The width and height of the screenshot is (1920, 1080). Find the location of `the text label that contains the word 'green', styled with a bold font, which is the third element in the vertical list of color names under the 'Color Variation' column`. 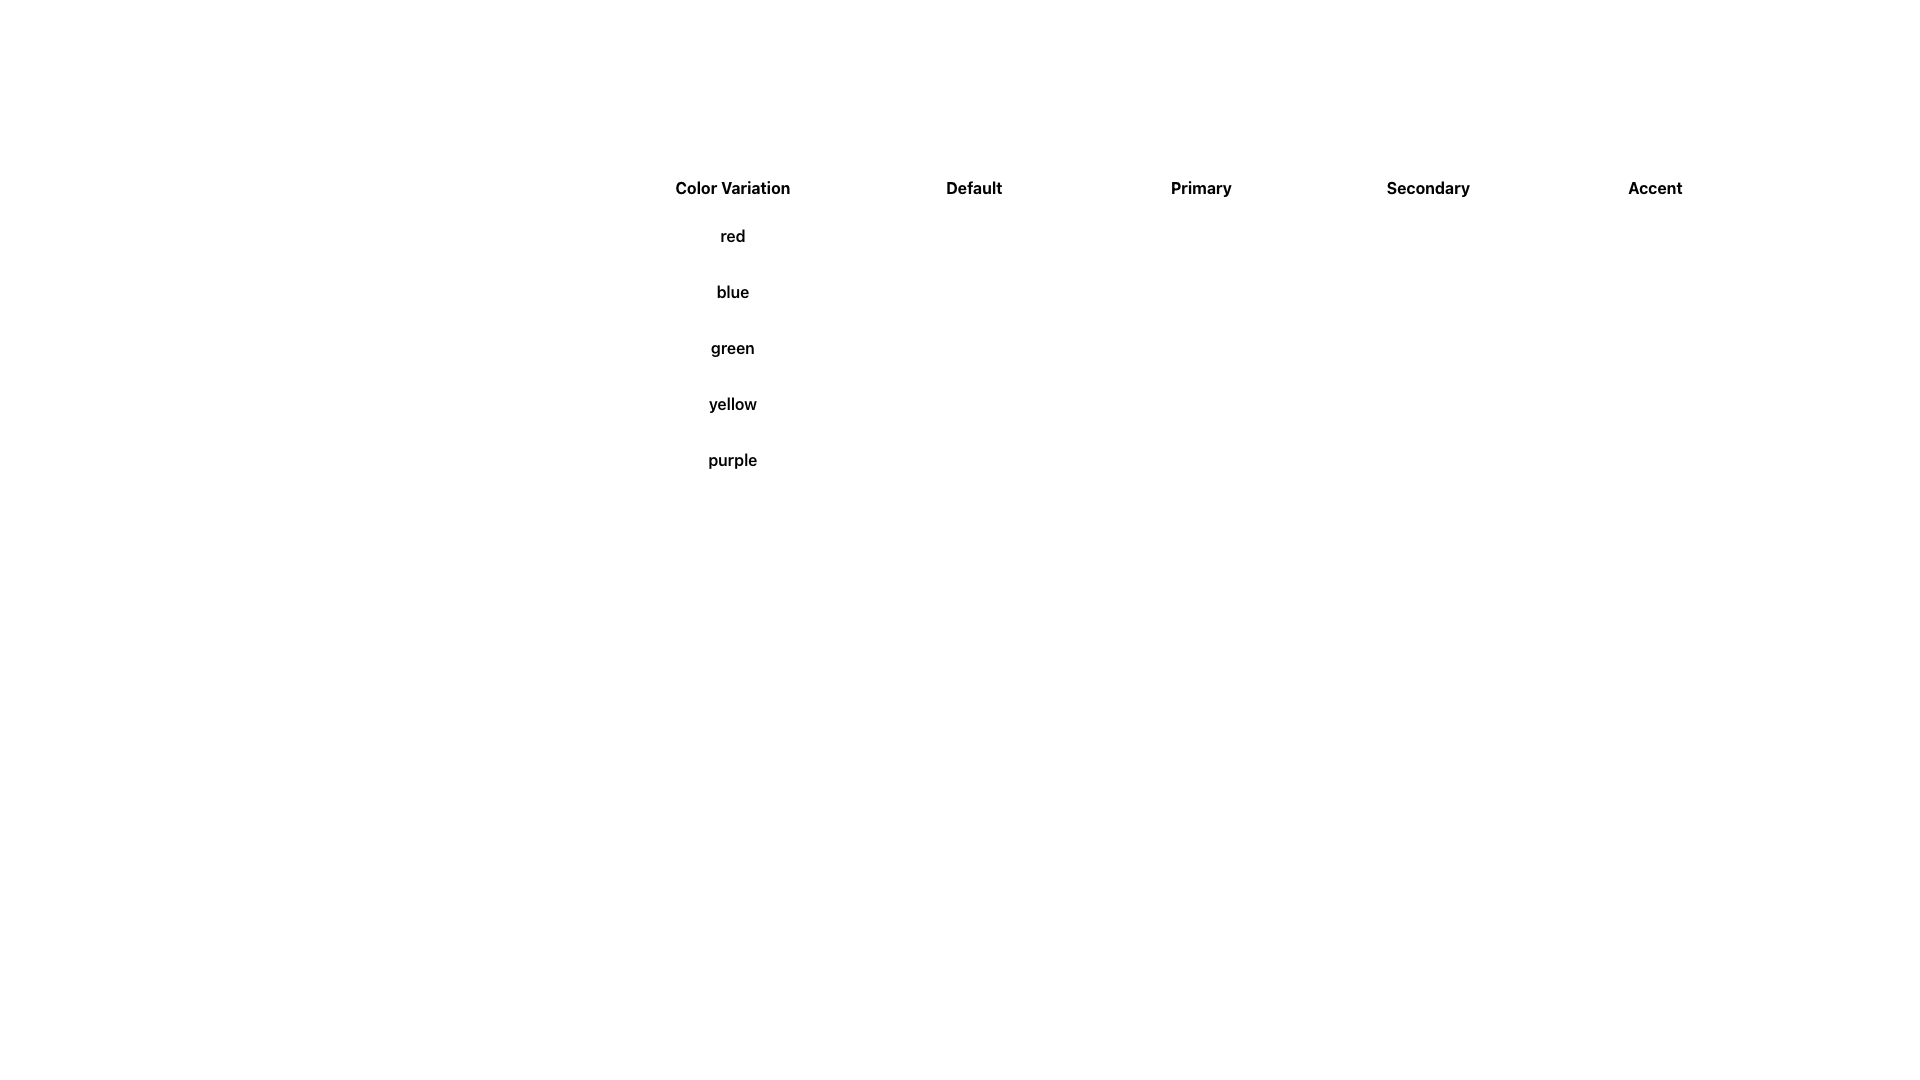

the text label that contains the word 'green', styled with a bold font, which is the third element in the vertical list of color names under the 'Color Variation' column is located at coordinates (731, 346).